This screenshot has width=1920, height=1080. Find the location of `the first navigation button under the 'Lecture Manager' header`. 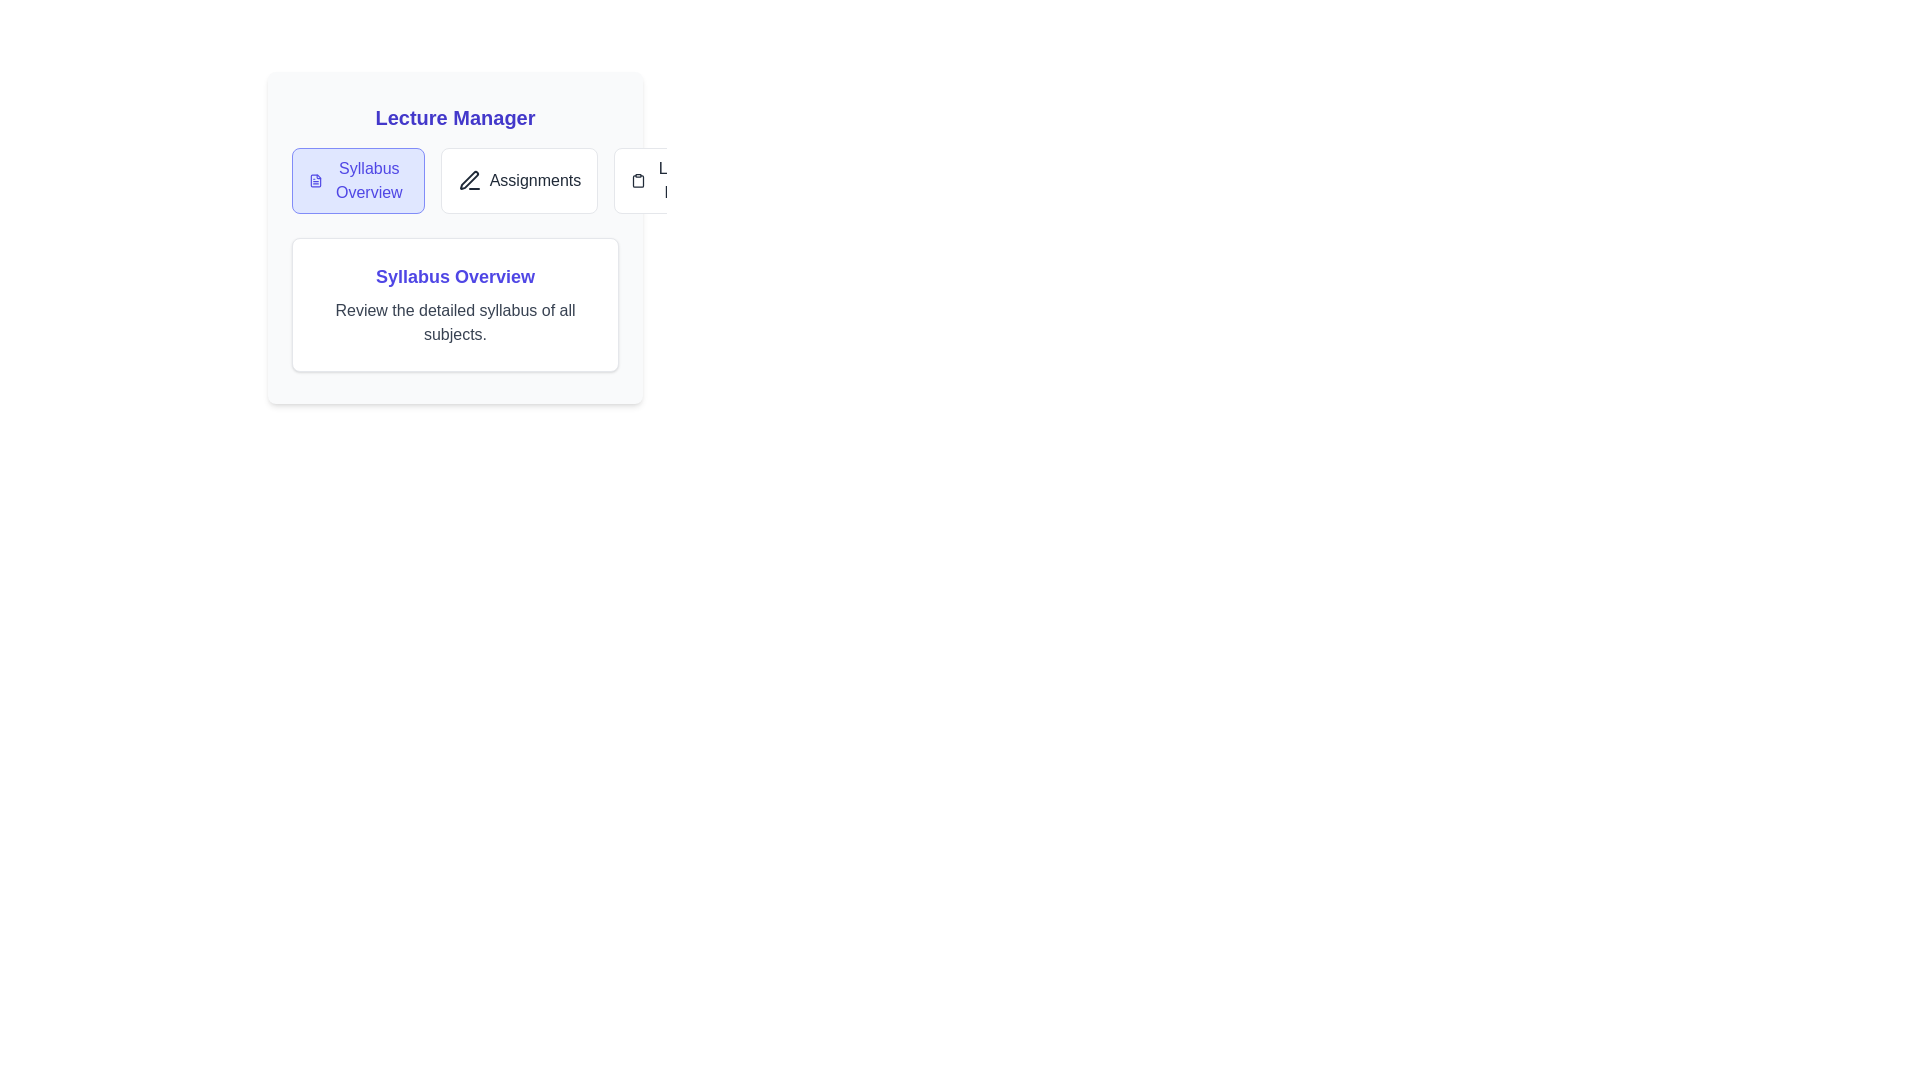

the first navigation button under the 'Lecture Manager' header is located at coordinates (358, 181).